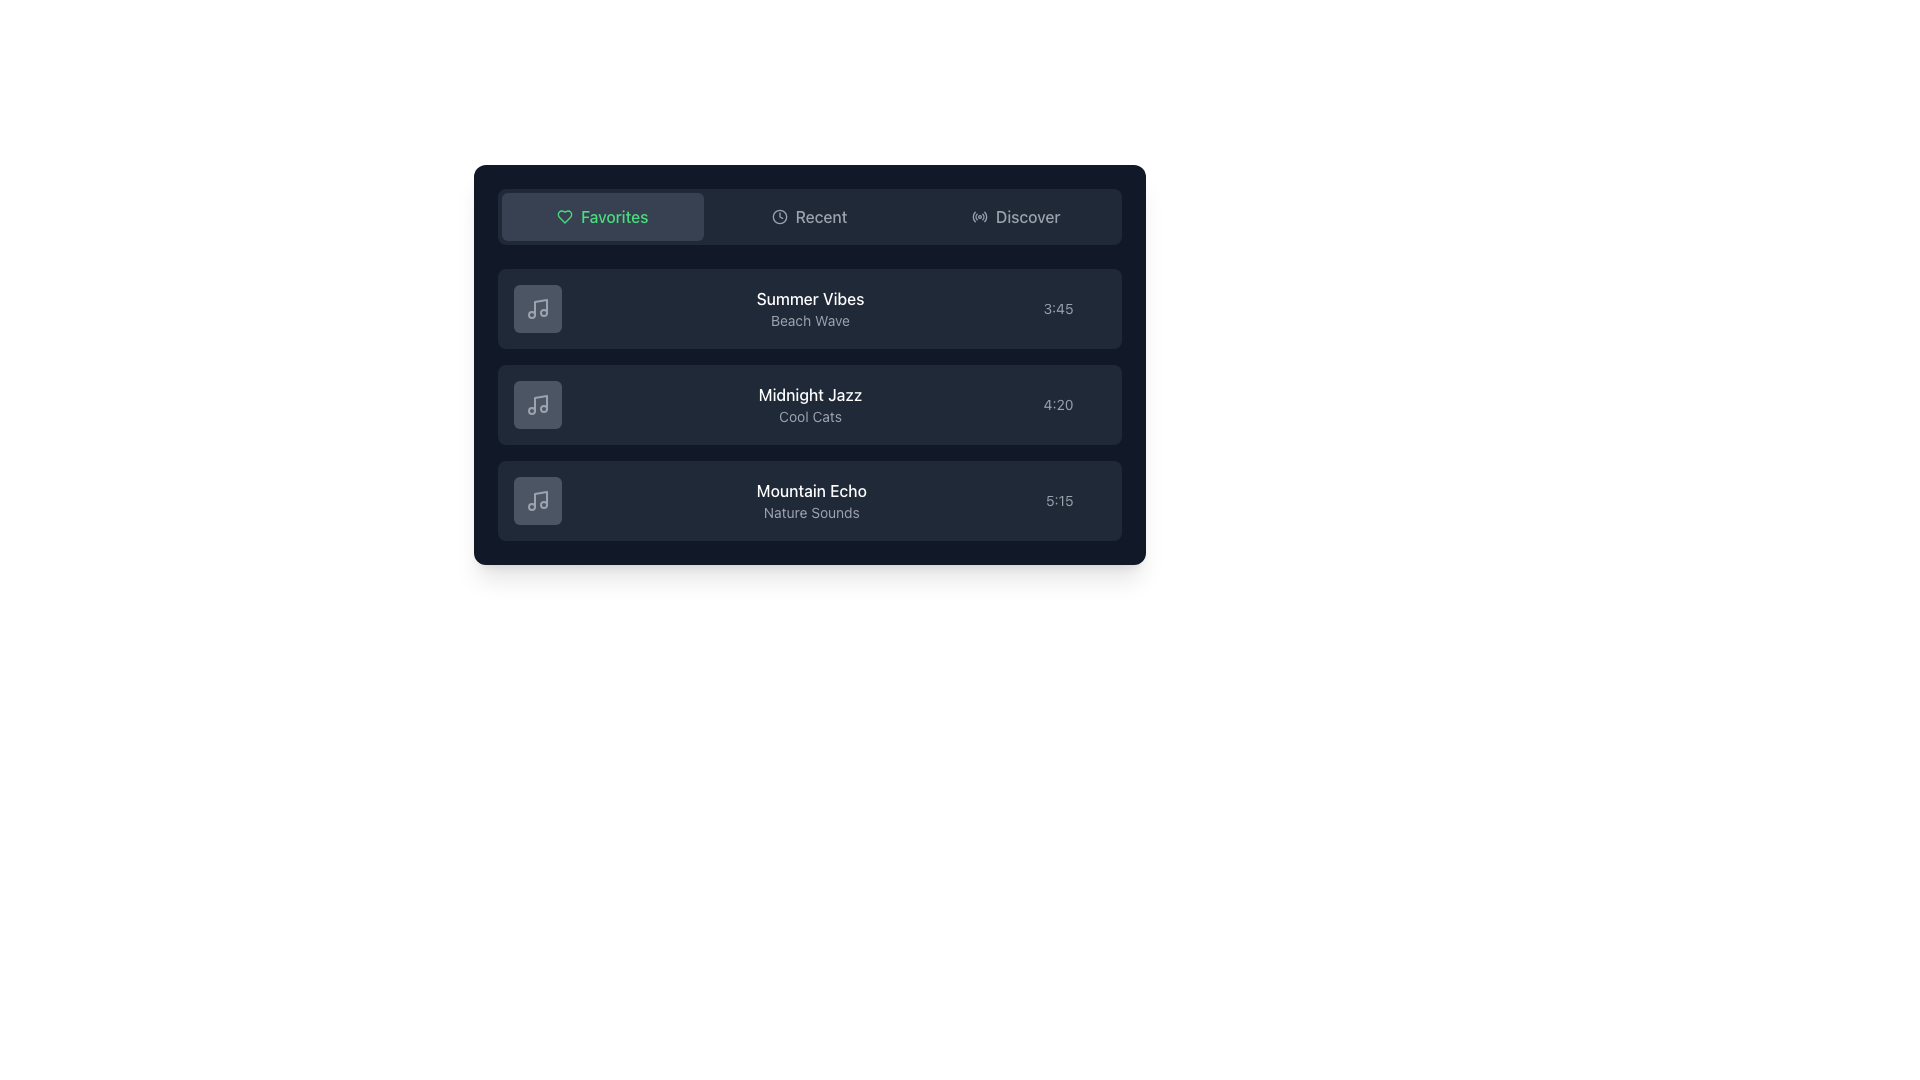  Describe the element at coordinates (1057, 405) in the screenshot. I see `the text label displaying '4:20' which is styled minimally and located on the right side of the row containing 'Midnight Jazz' and 'Cool Cats'` at that location.